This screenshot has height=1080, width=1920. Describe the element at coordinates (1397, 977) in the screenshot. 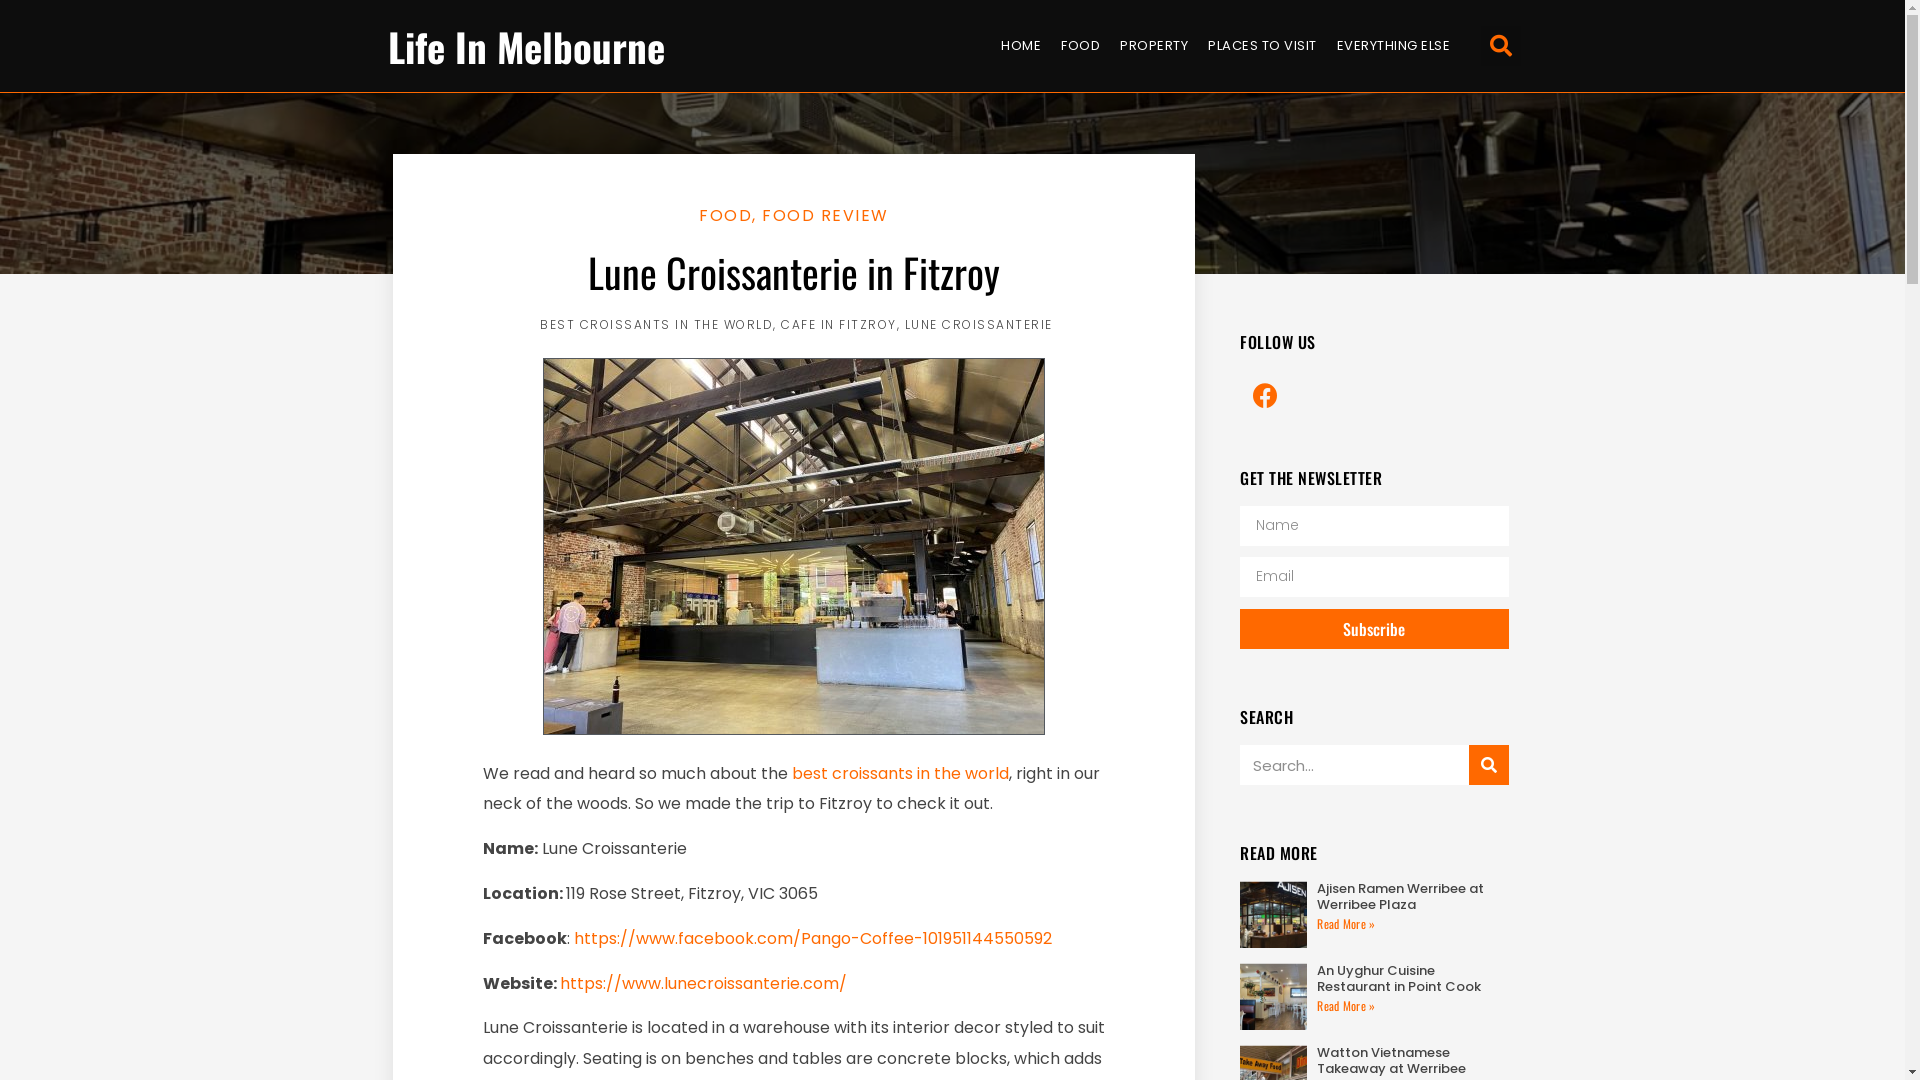

I see `'An Uyghur Cuisine Restaurant in Point Cook'` at that location.